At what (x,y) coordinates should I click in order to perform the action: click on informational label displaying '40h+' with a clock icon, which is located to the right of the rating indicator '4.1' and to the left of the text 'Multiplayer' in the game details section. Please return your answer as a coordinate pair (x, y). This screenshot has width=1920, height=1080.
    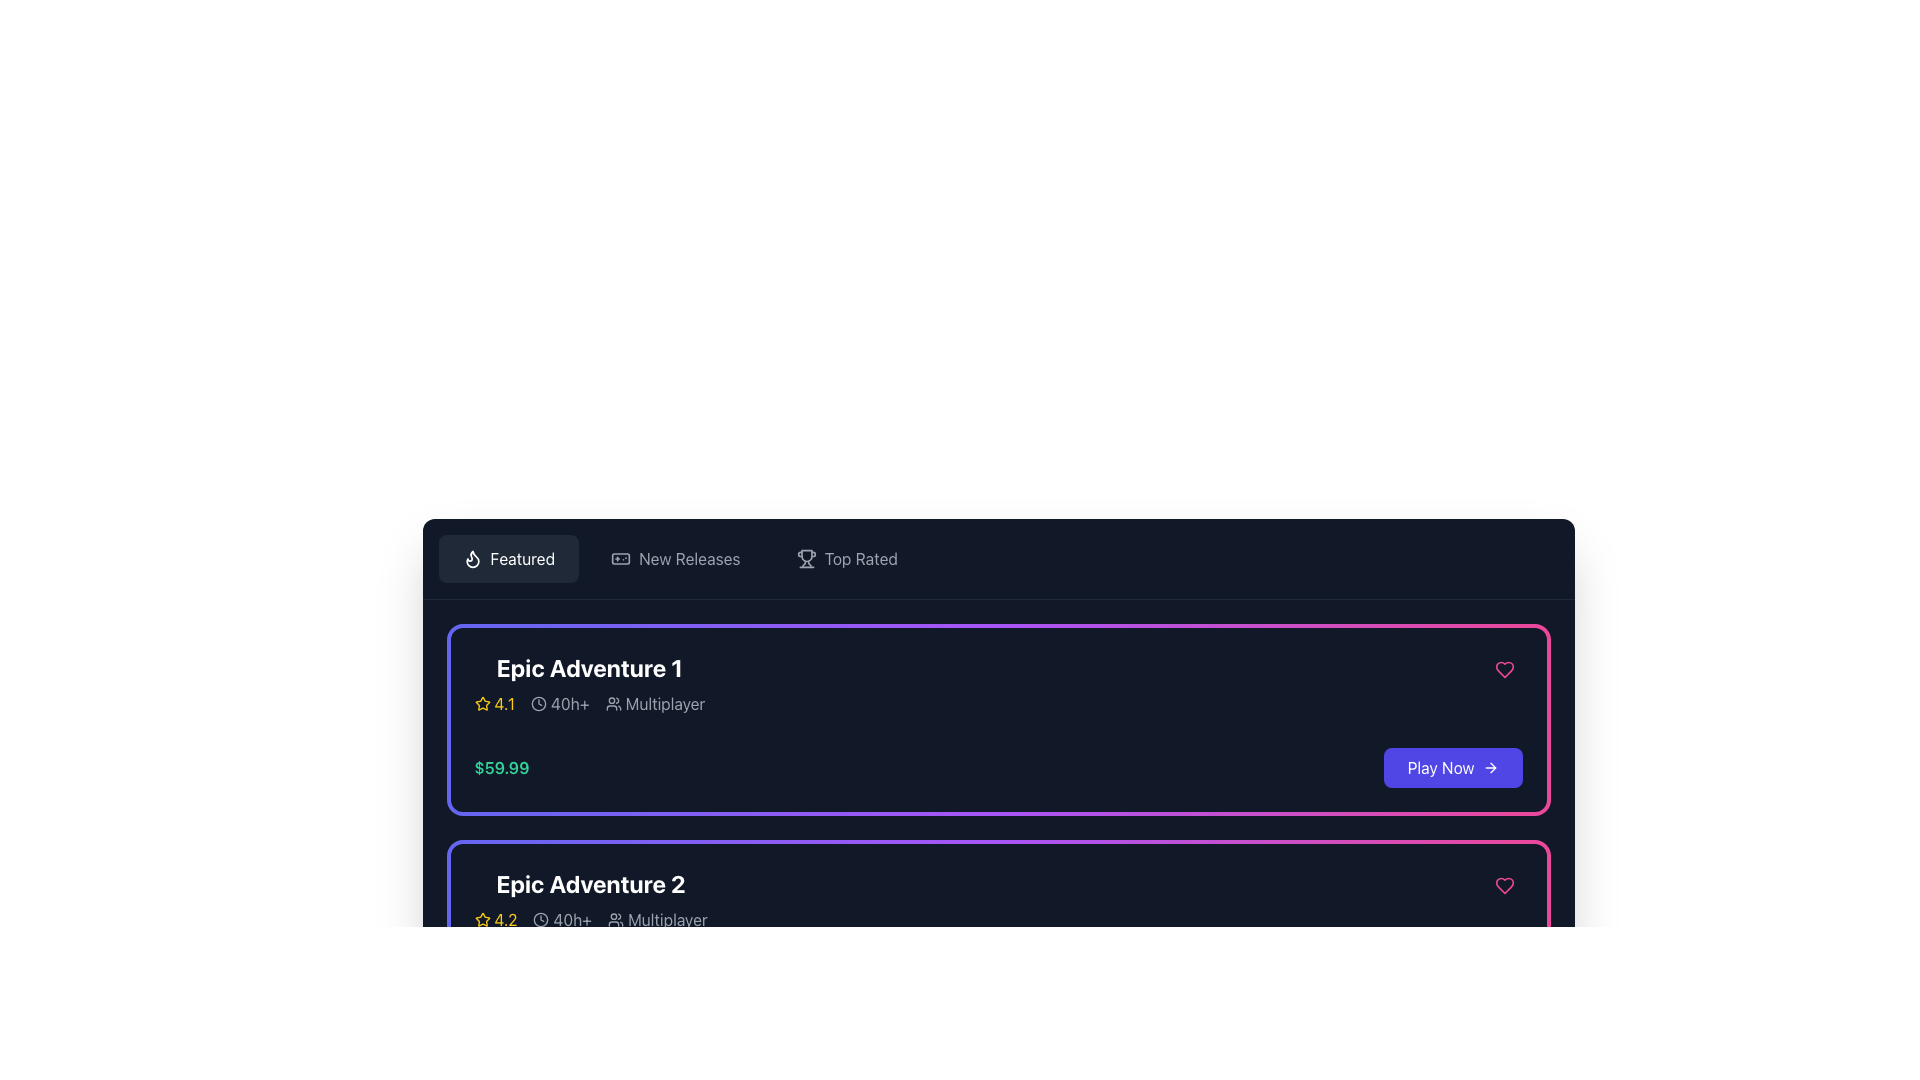
    Looking at the image, I should click on (560, 703).